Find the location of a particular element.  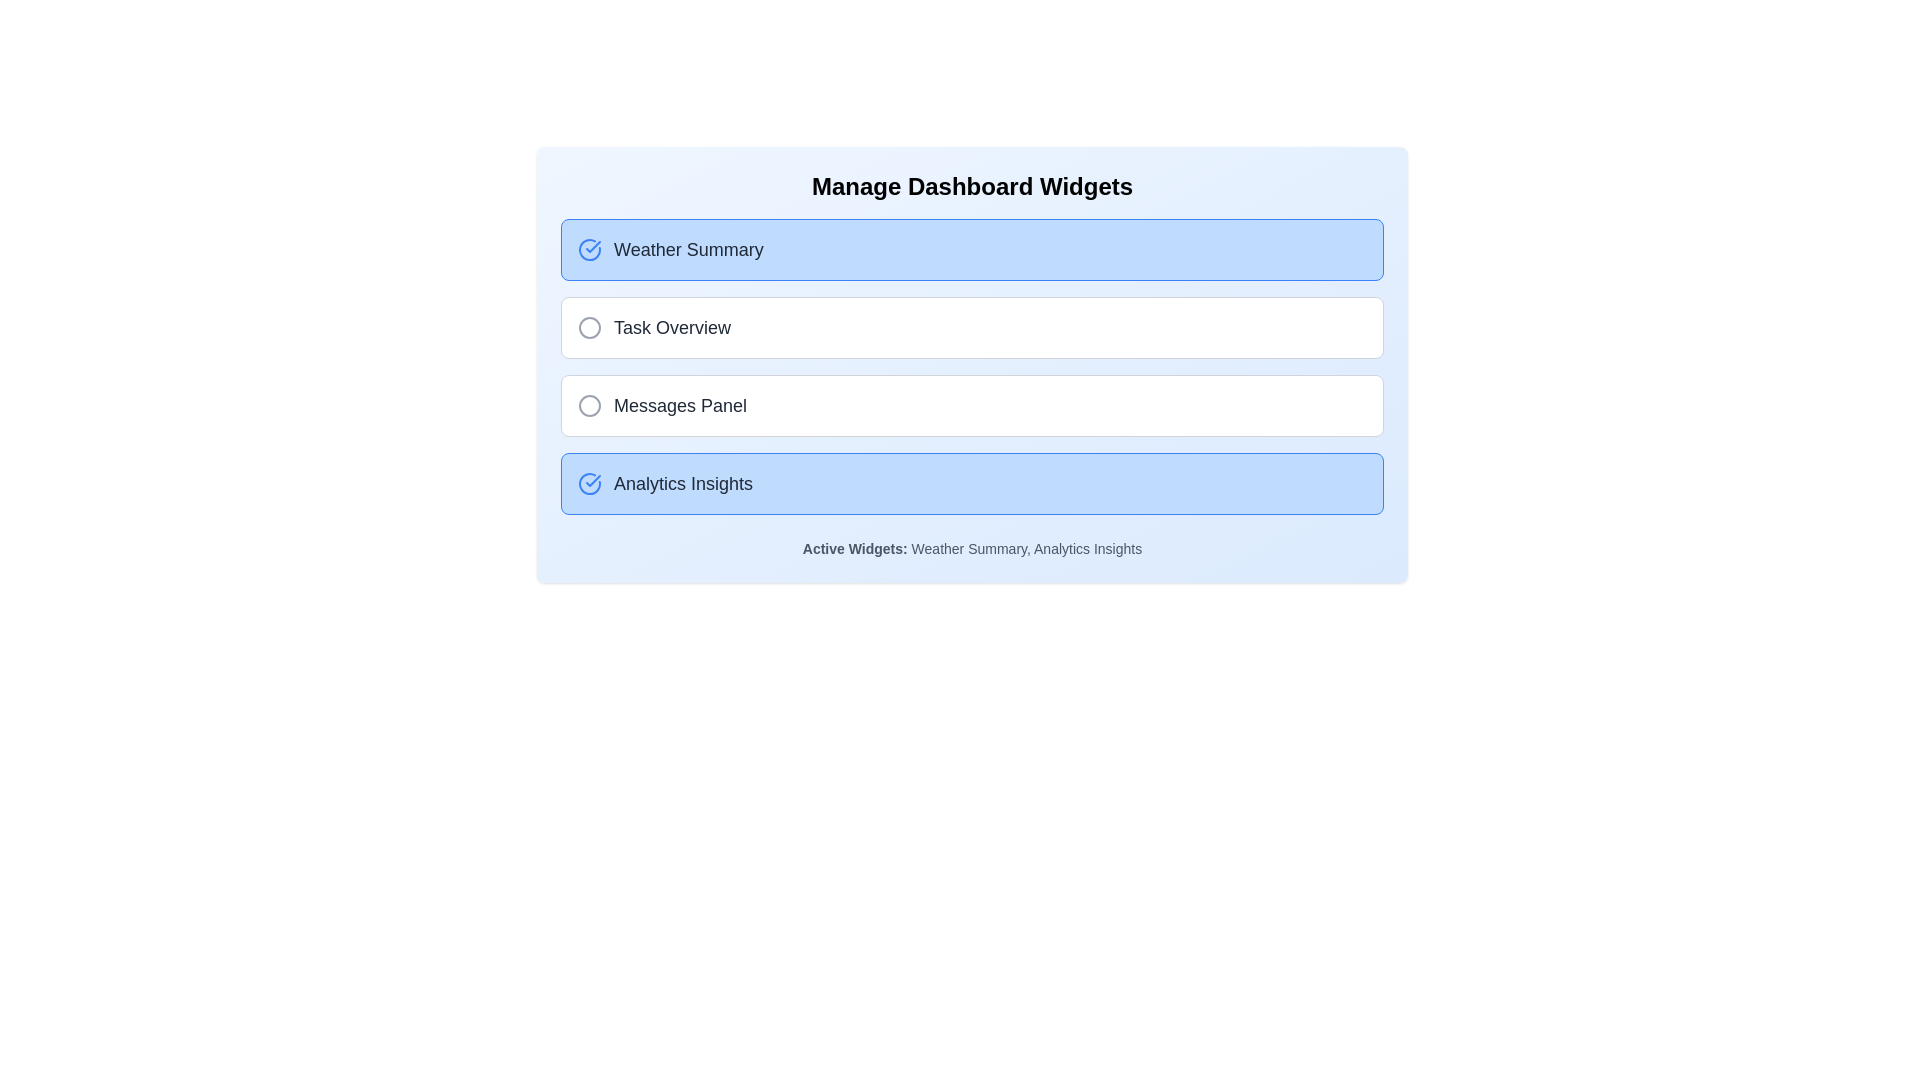

the static text element that reads 'Active Widgets: Weather Summary, Analytics Insights.' positioned below the main area of various widget details is located at coordinates (972, 548).